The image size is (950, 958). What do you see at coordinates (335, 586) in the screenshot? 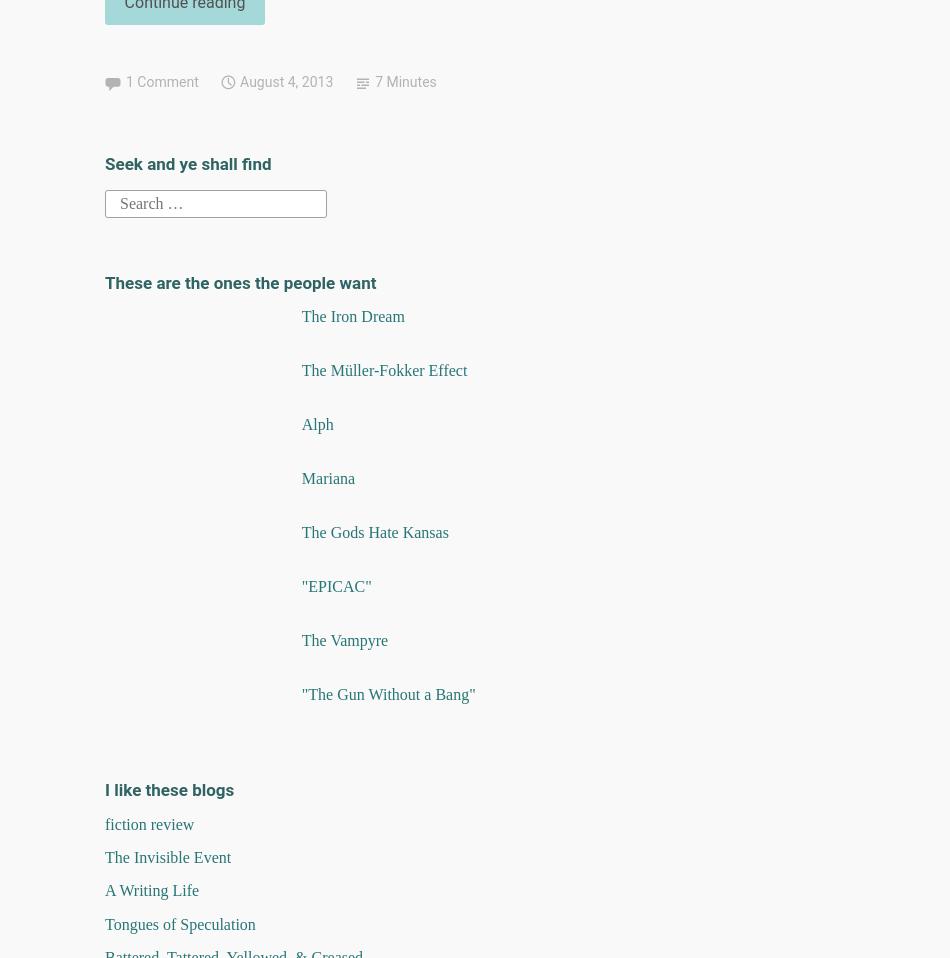
I see `'"EPICAC"'` at bounding box center [335, 586].